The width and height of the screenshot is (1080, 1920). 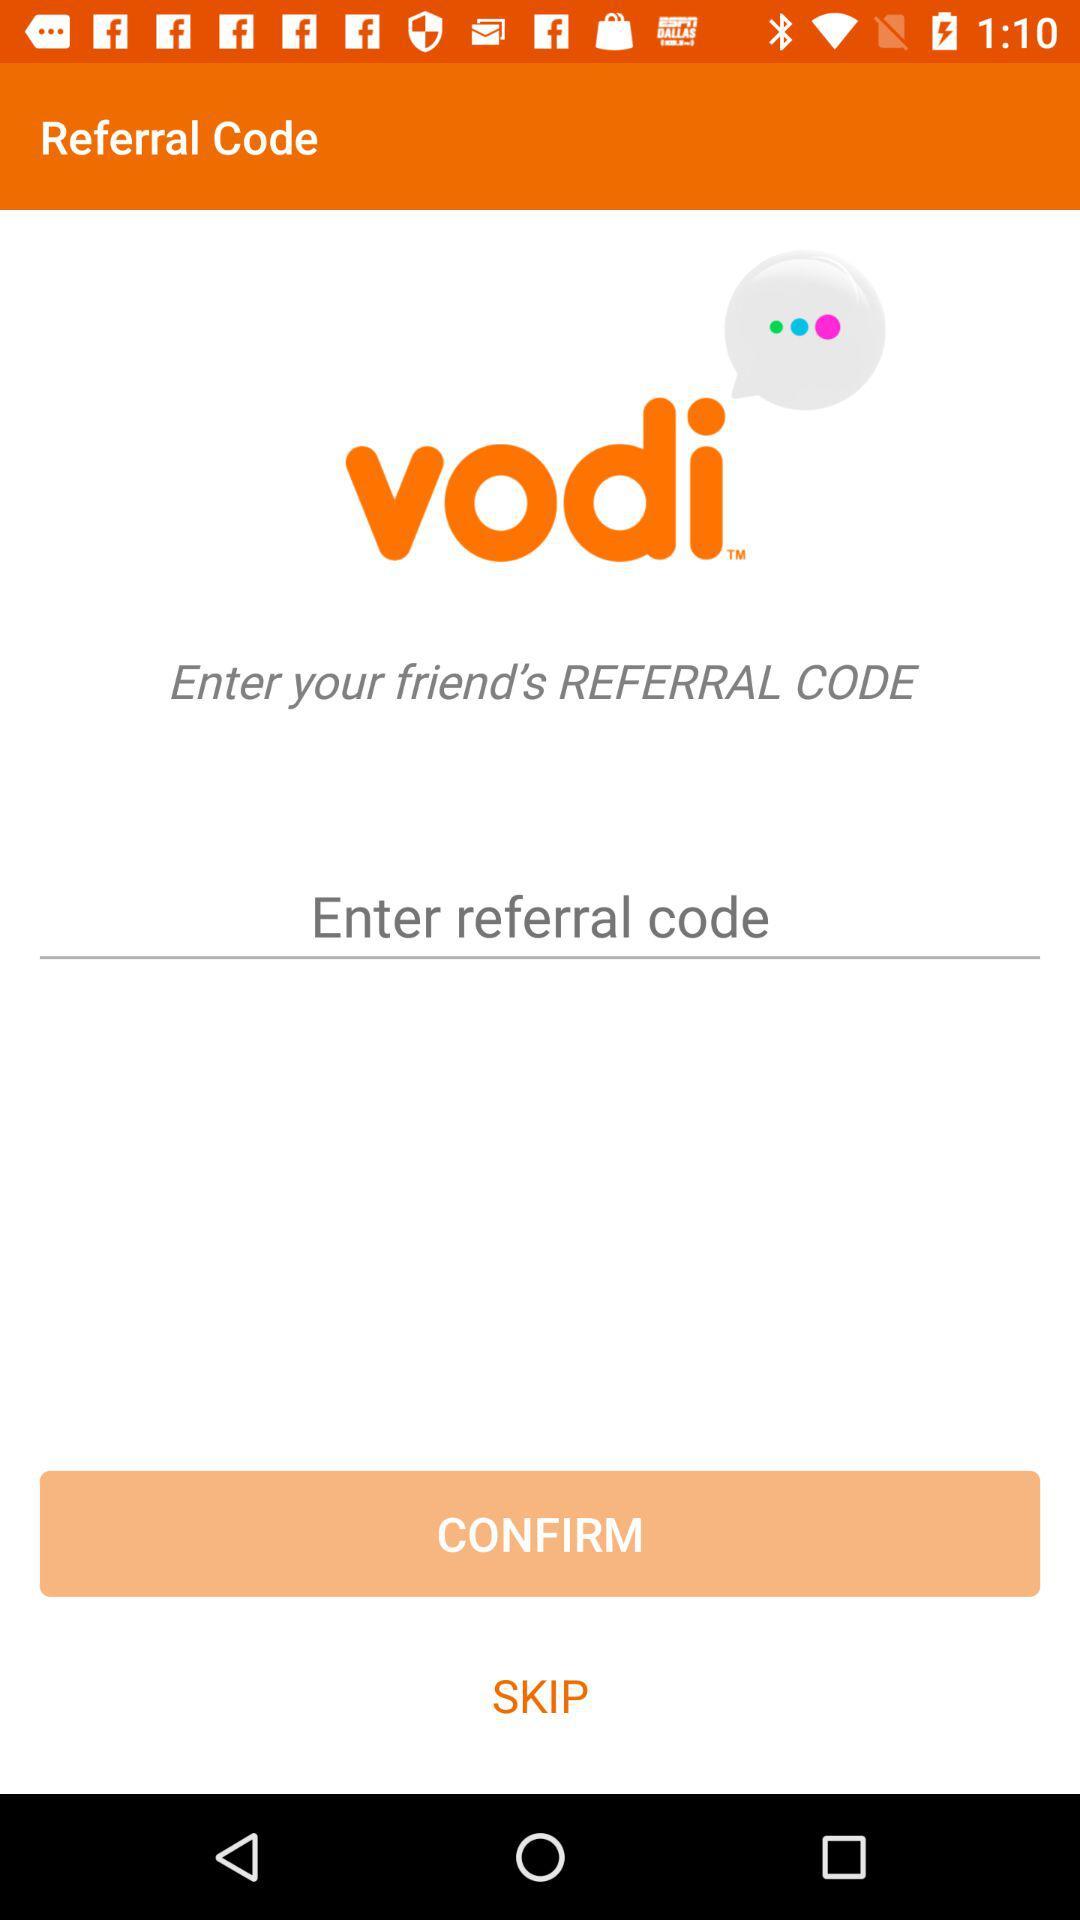 What do you see at coordinates (540, 1694) in the screenshot?
I see `skip item` at bounding box center [540, 1694].